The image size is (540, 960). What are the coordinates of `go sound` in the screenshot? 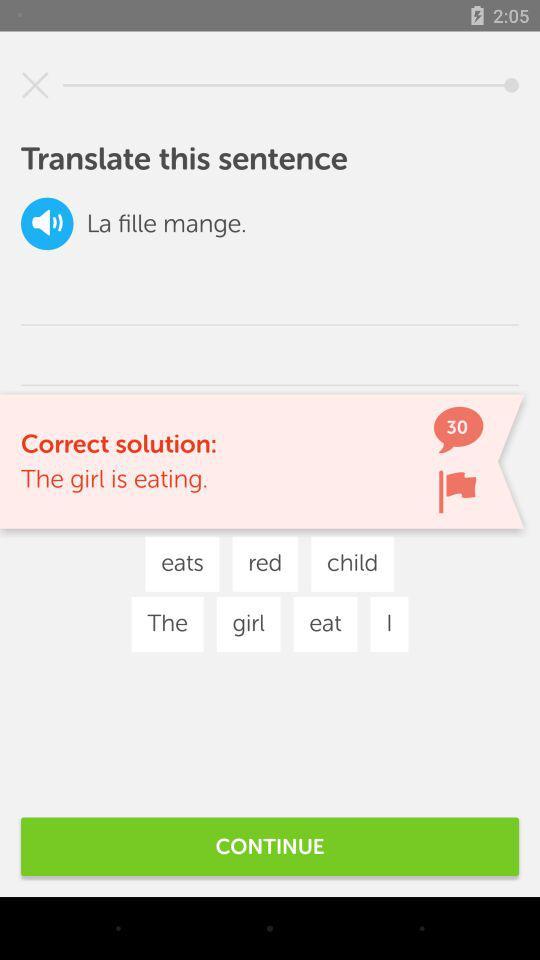 It's located at (47, 223).